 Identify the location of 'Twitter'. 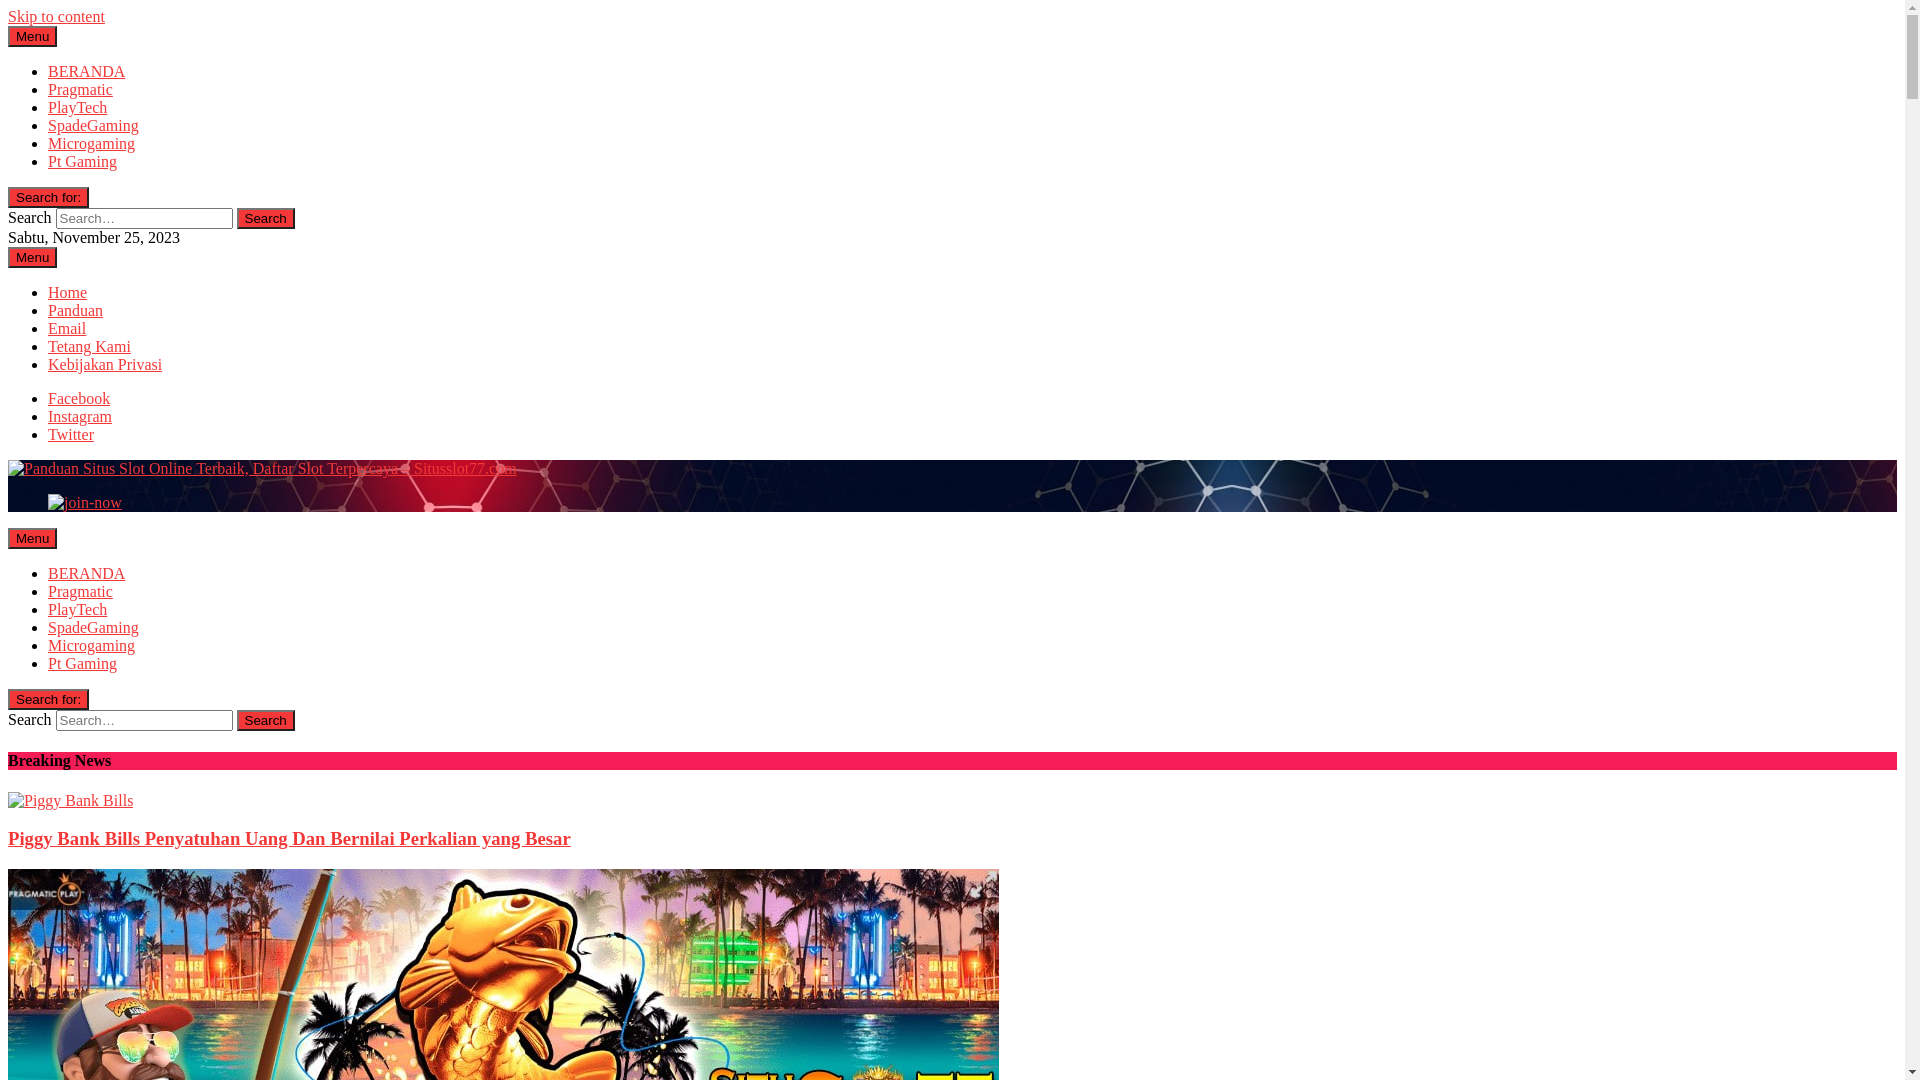
(71, 433).